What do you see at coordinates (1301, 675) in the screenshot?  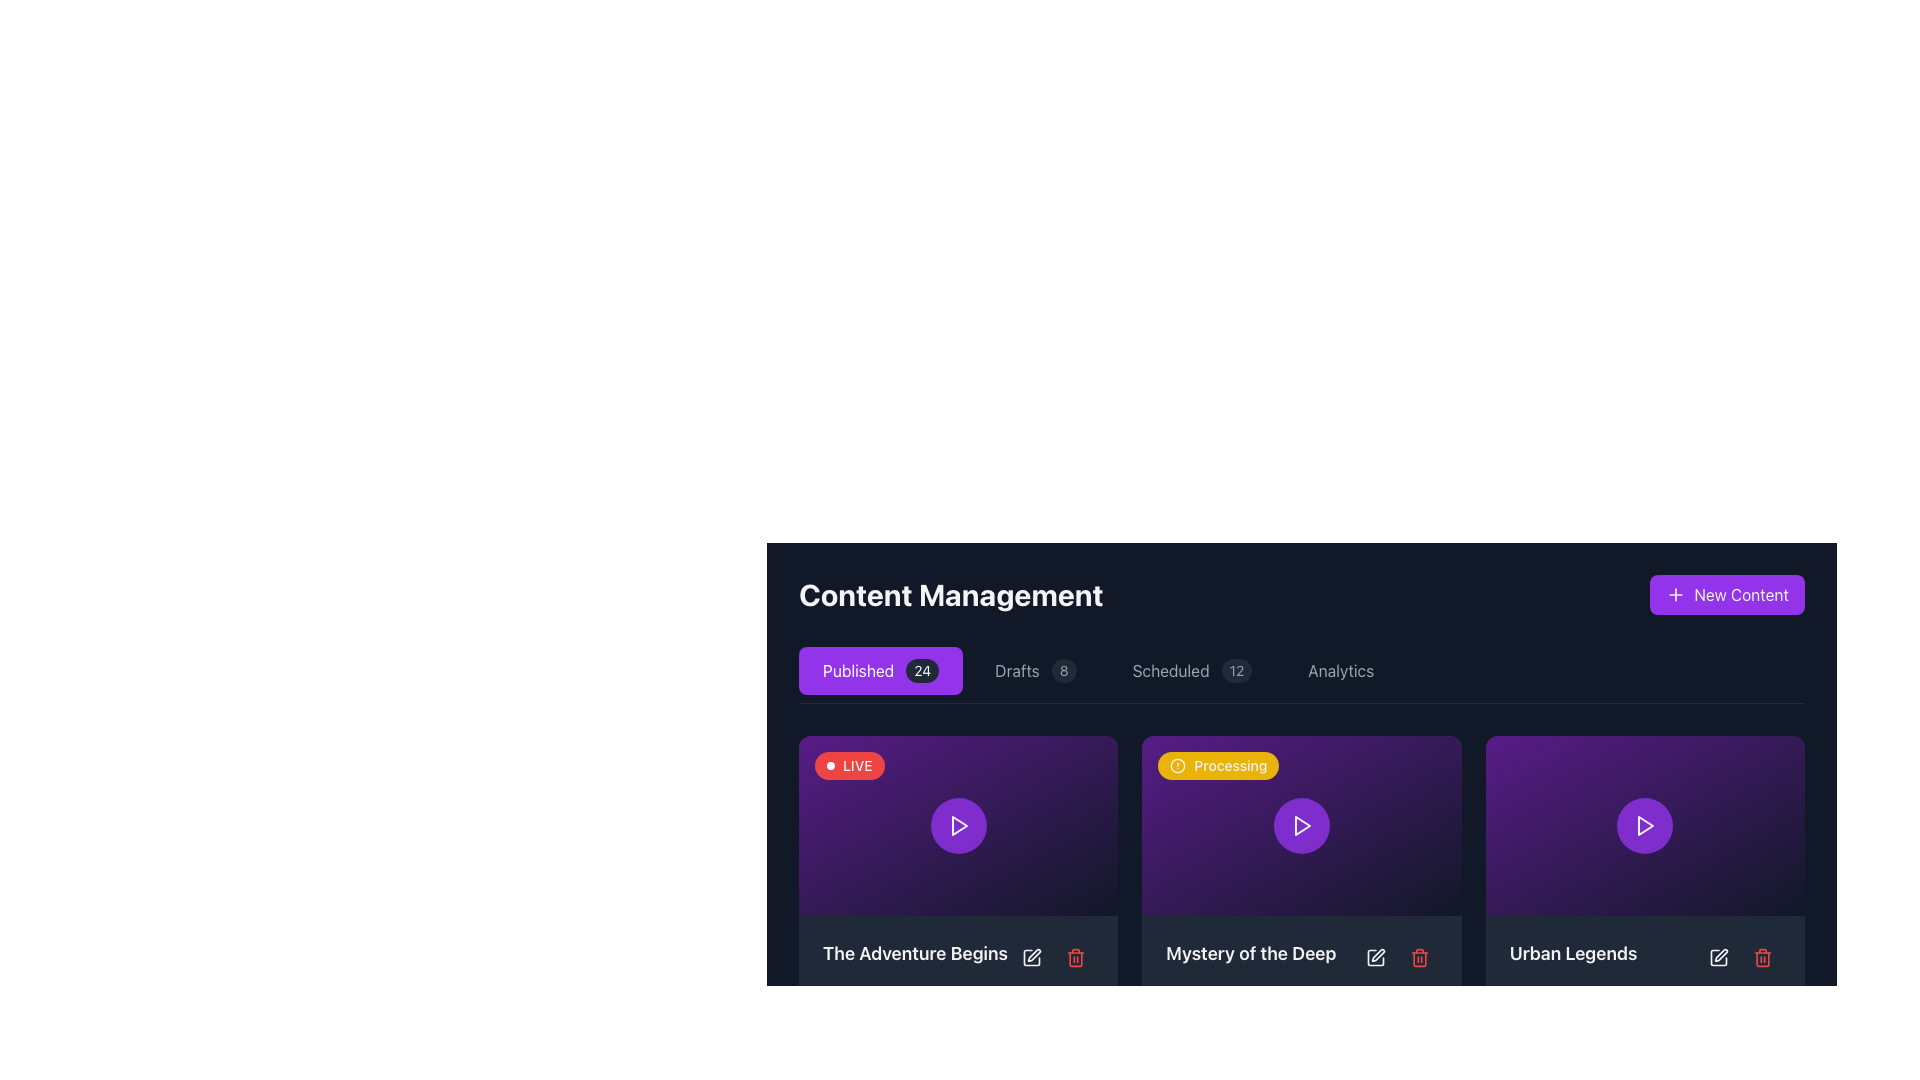 I see `the horizontal navigation bar with pill buttons labeled 'Published', 'Drafts', 'Scheduled', and 'Analytics'` at bounding box center [1301, 675].